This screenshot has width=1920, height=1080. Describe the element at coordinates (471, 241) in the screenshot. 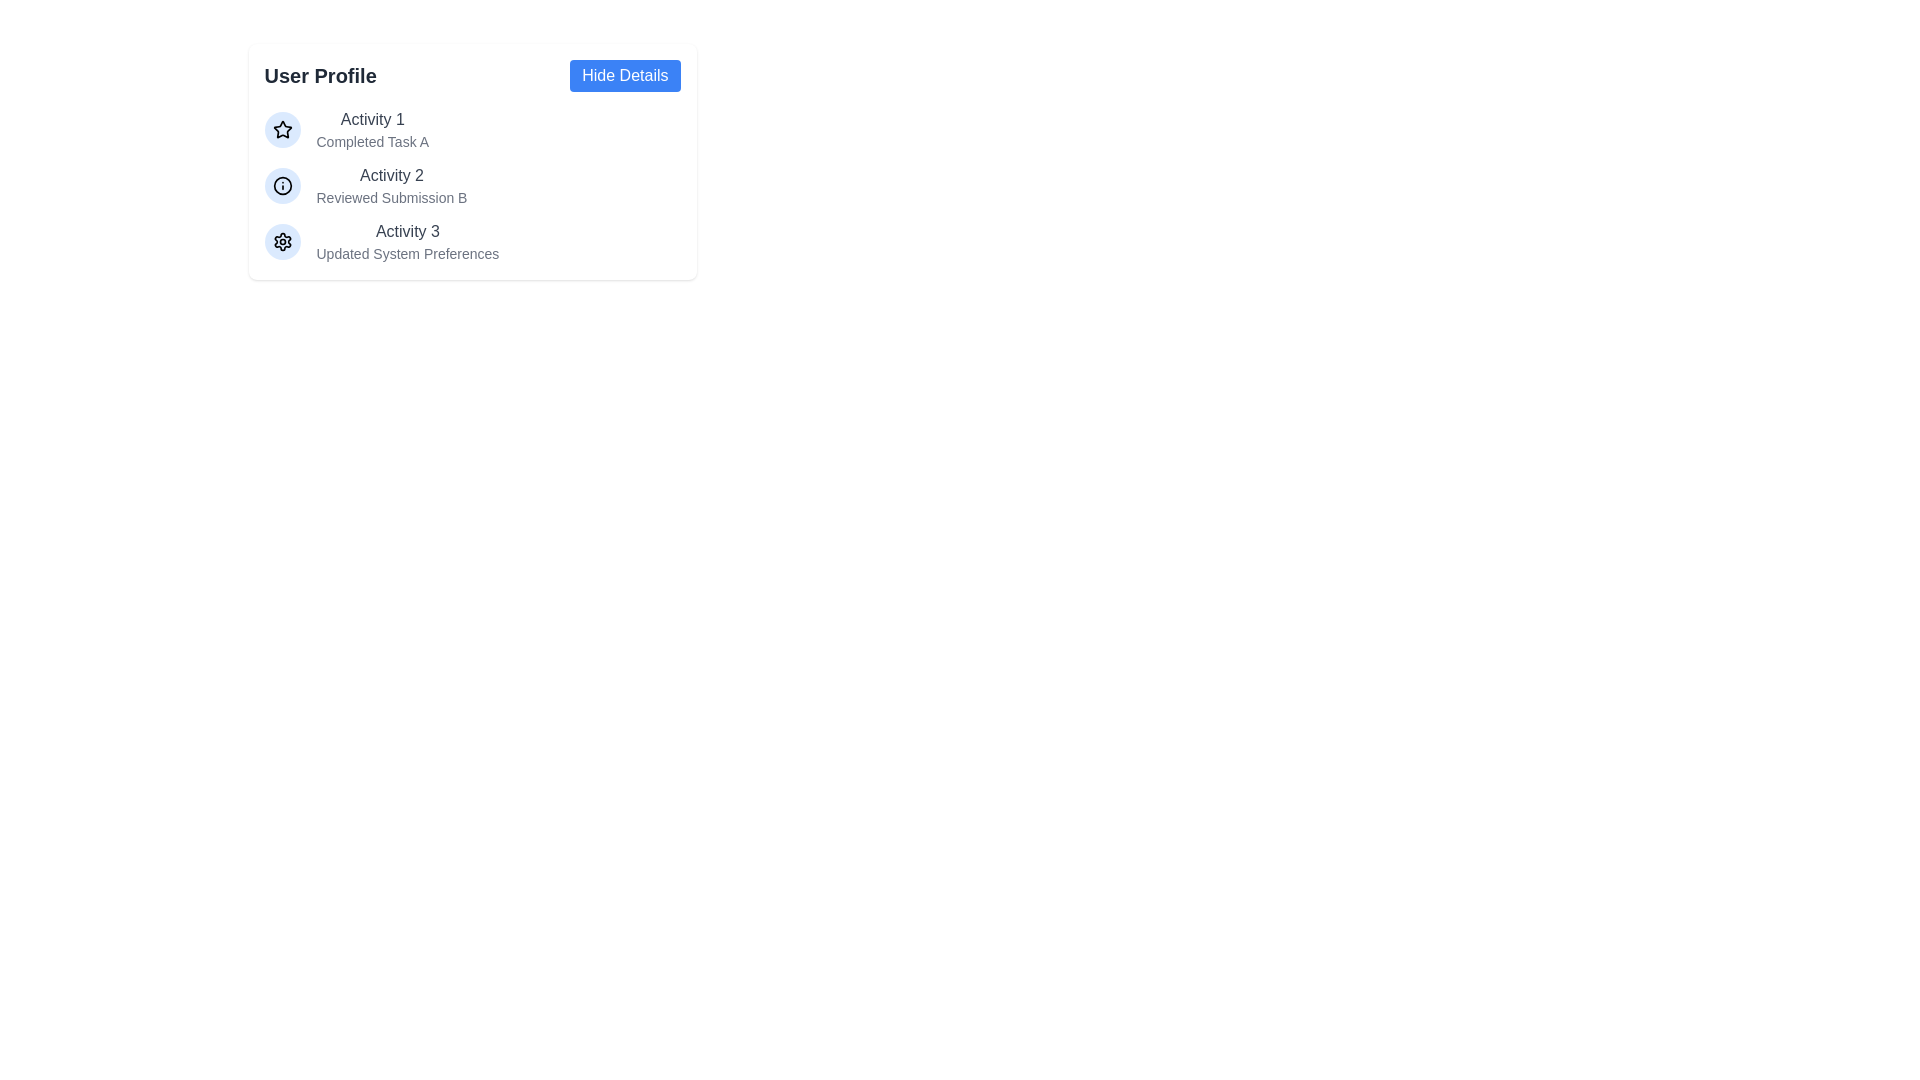

I see `the list item displaying 'Activity 3'` at that location.